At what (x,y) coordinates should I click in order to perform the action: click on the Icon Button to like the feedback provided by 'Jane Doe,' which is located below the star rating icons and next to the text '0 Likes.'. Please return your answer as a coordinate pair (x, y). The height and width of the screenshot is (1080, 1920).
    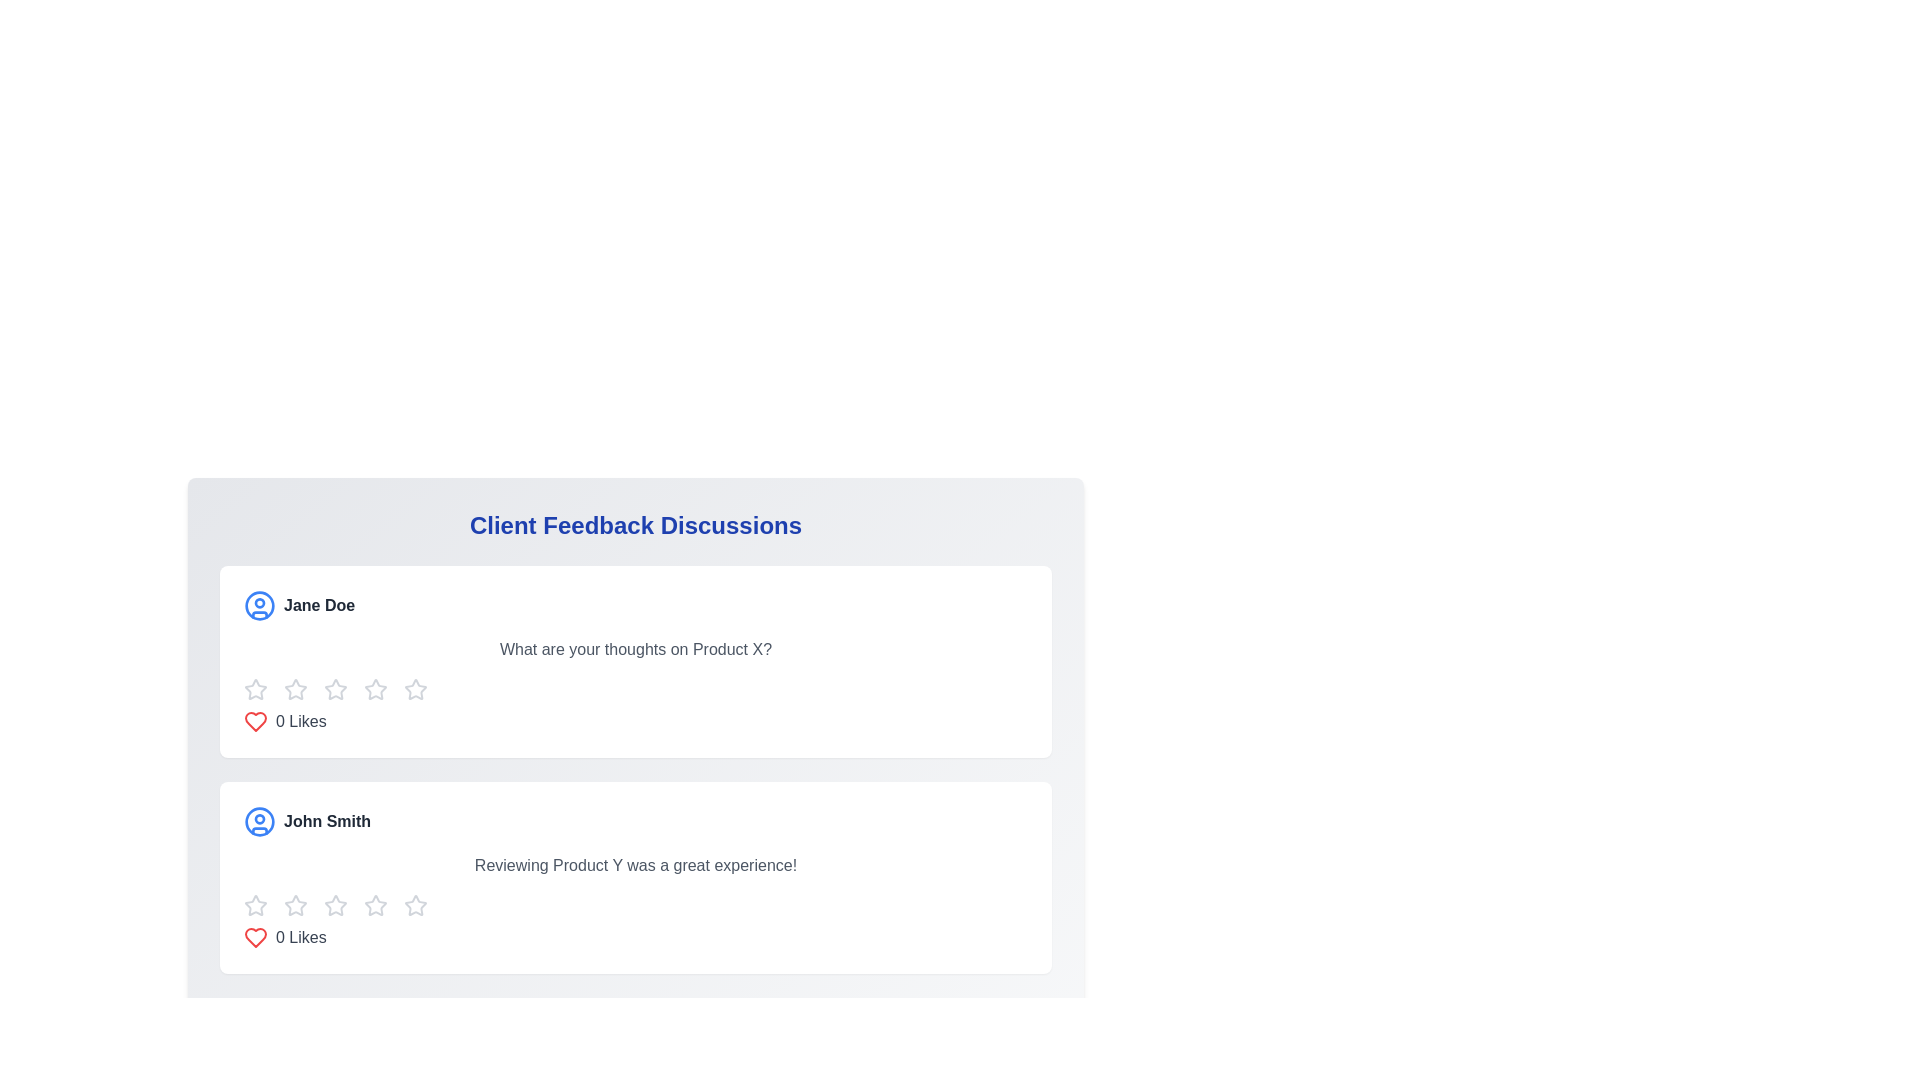
    Looking at the image, I should click on (254, 721).